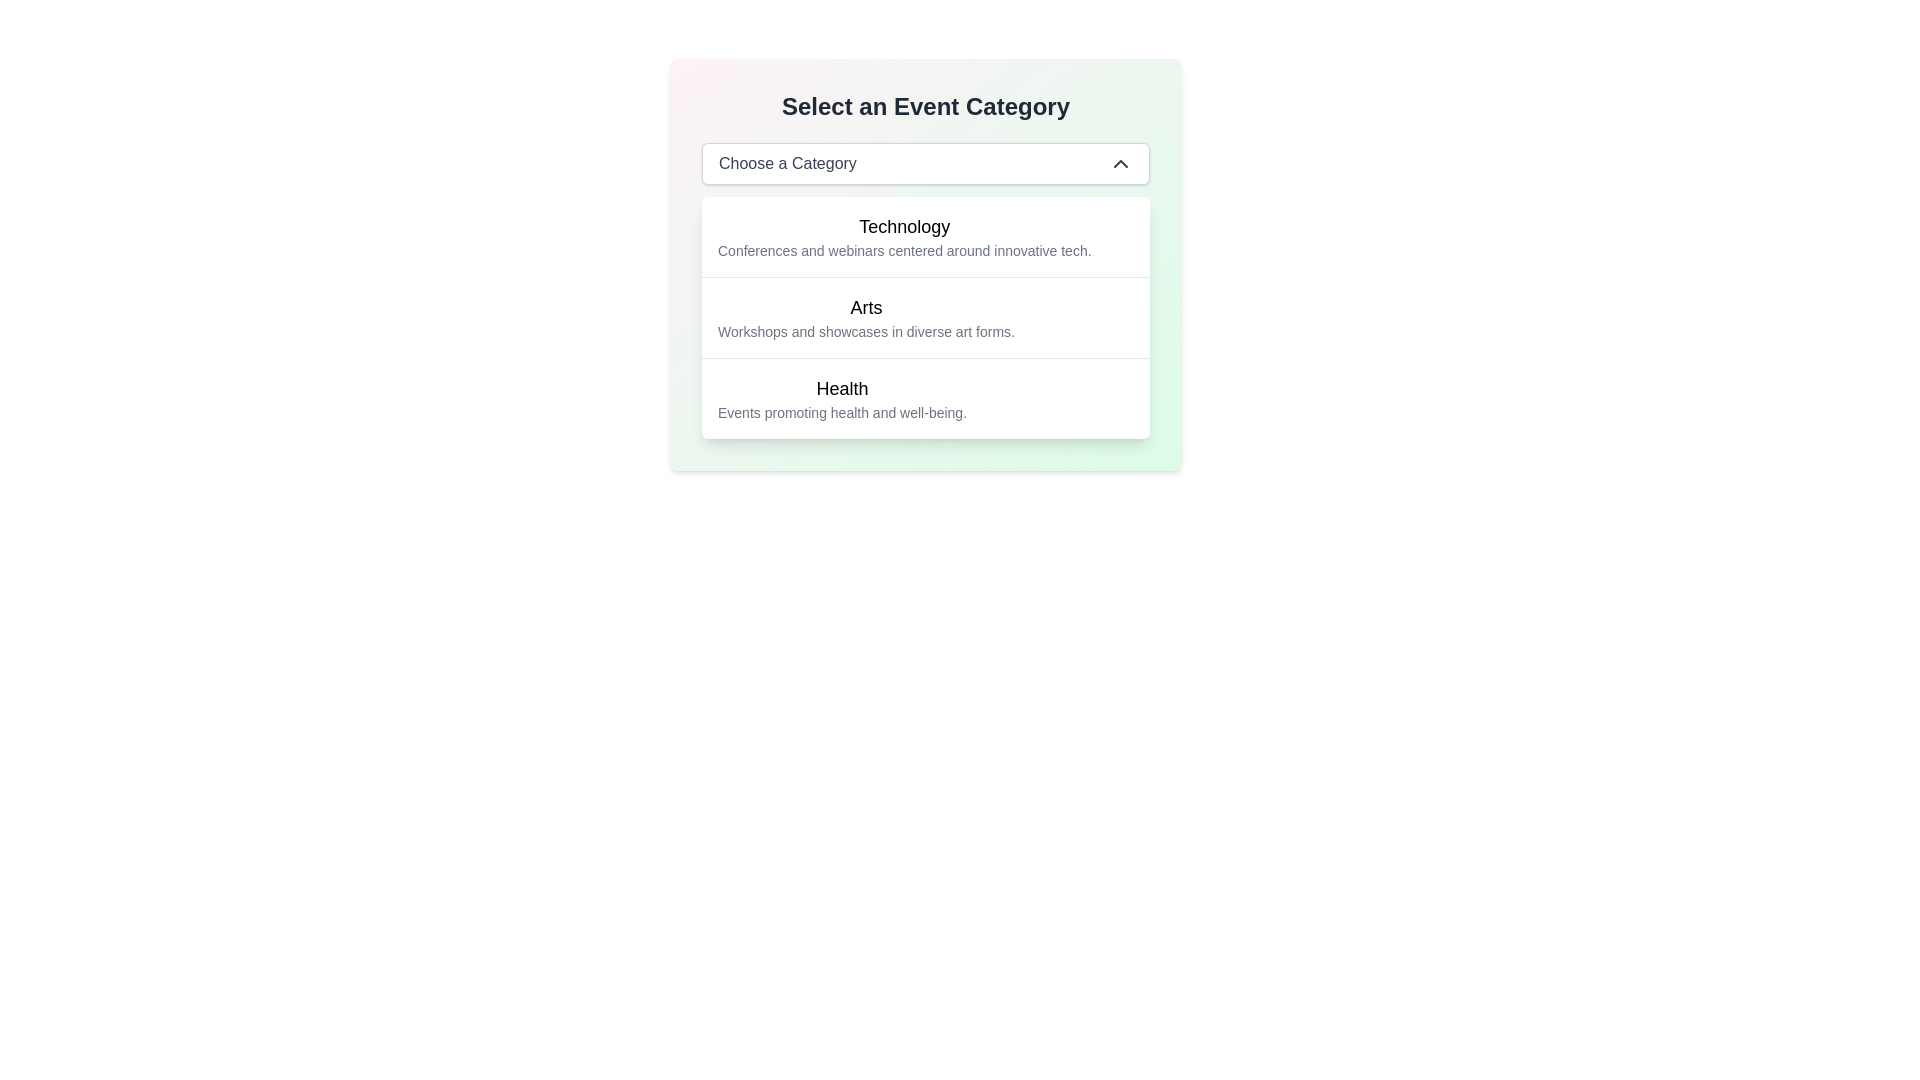 The image size is (1920, 1080). What do you see at coordinates (866, 308) in the screenshot?
I see `the 'Arts' event category title text label, which is centrally aligned and positioned between the 'Technology' and 'Health' options` at bounding box center [866, 308].